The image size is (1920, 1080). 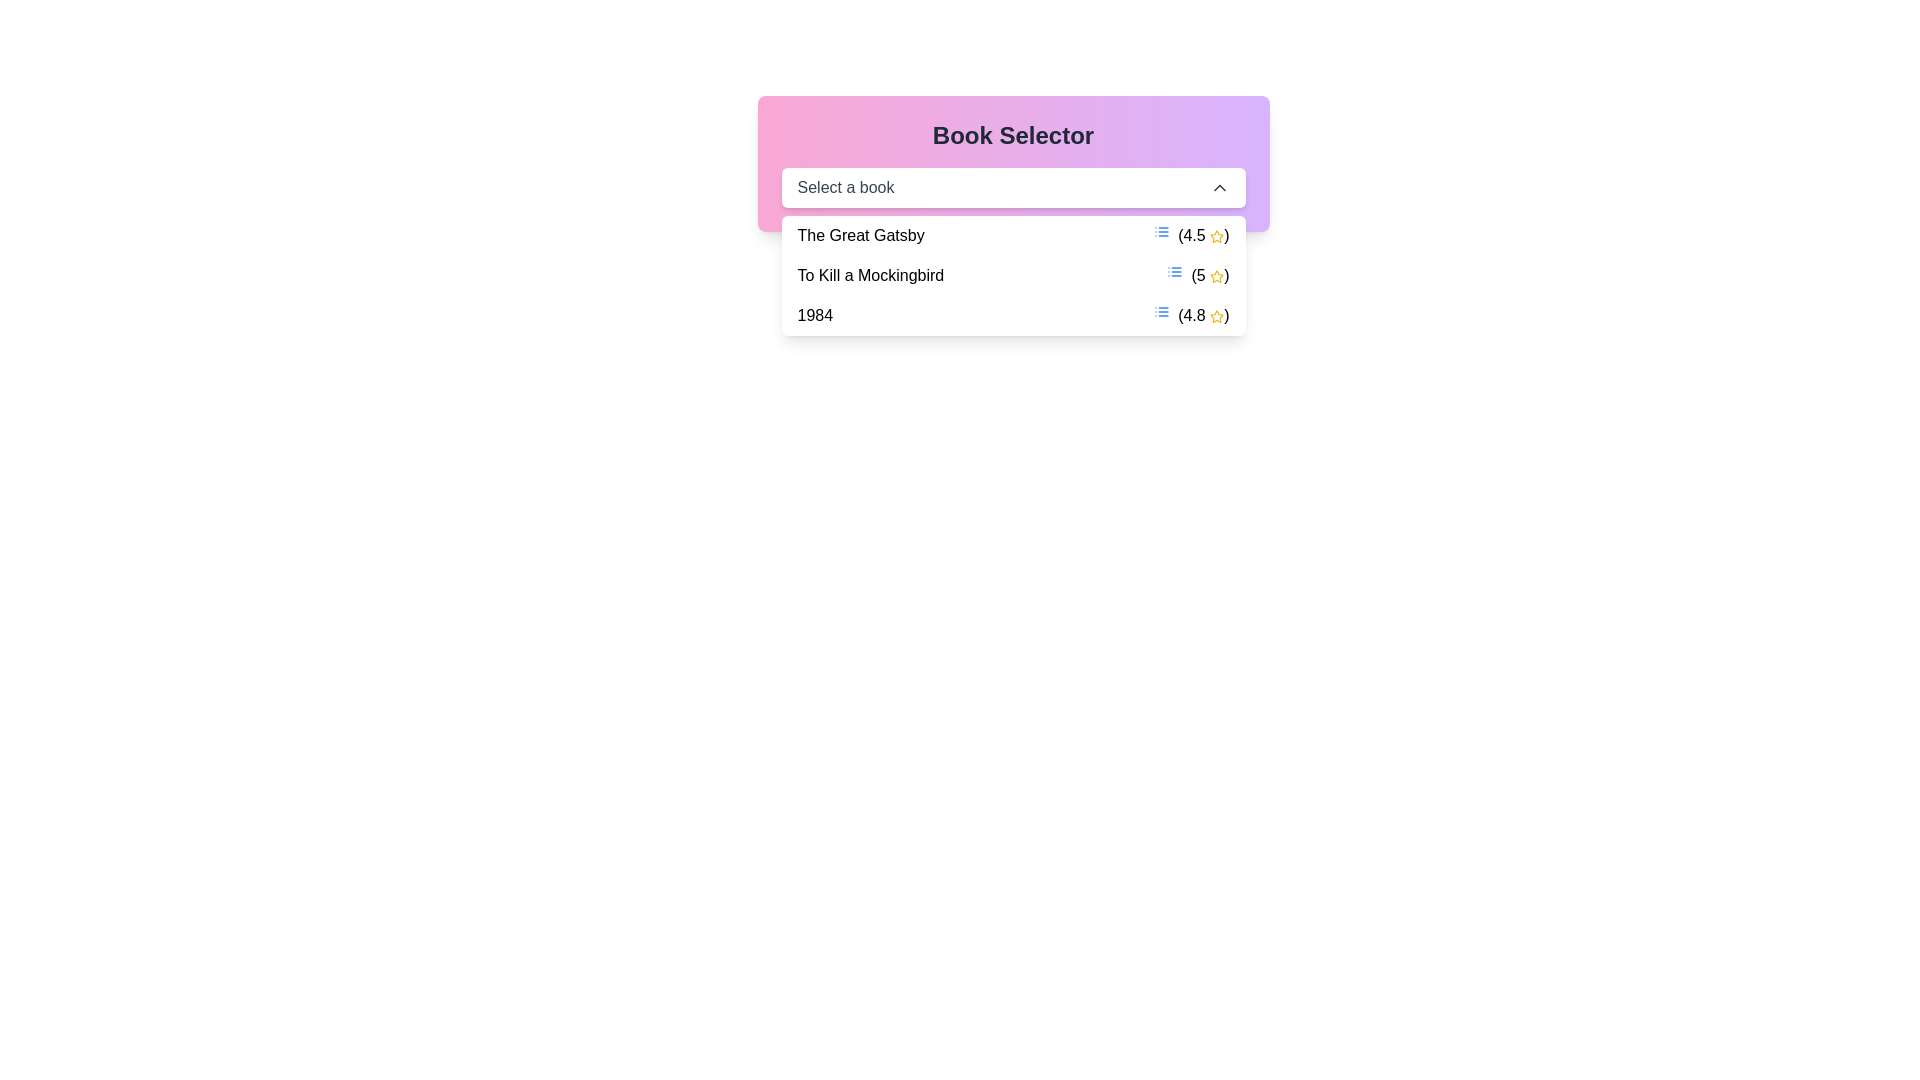 I want to click on the star icon that indicates the rating score for the book 'To Kill a Mockingbird', positioned to the right of the numeric rating value (5), so click(x=1216, y=276).